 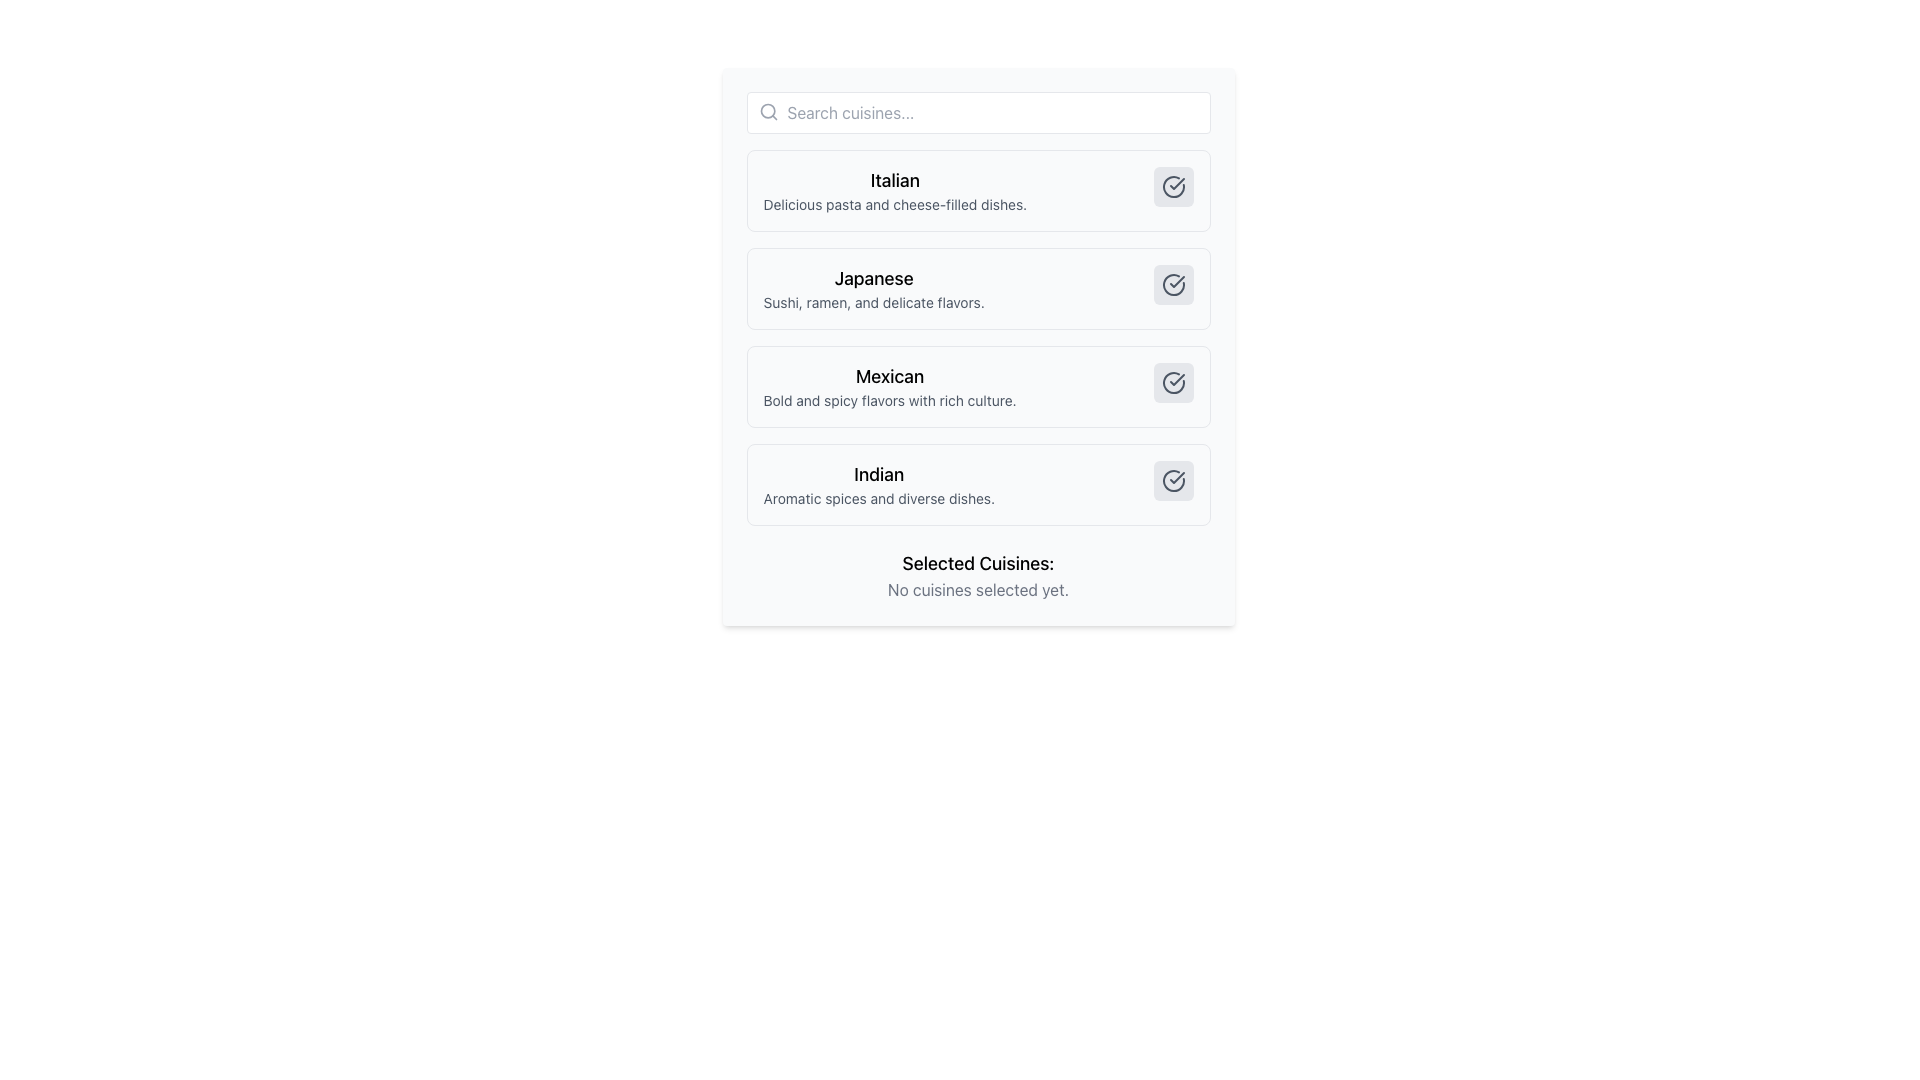 I want to click on the icon located in the top-right corner of the 'Italian' option, which serves as an indicator to mark it as selected, so click(x=1173, y=186).